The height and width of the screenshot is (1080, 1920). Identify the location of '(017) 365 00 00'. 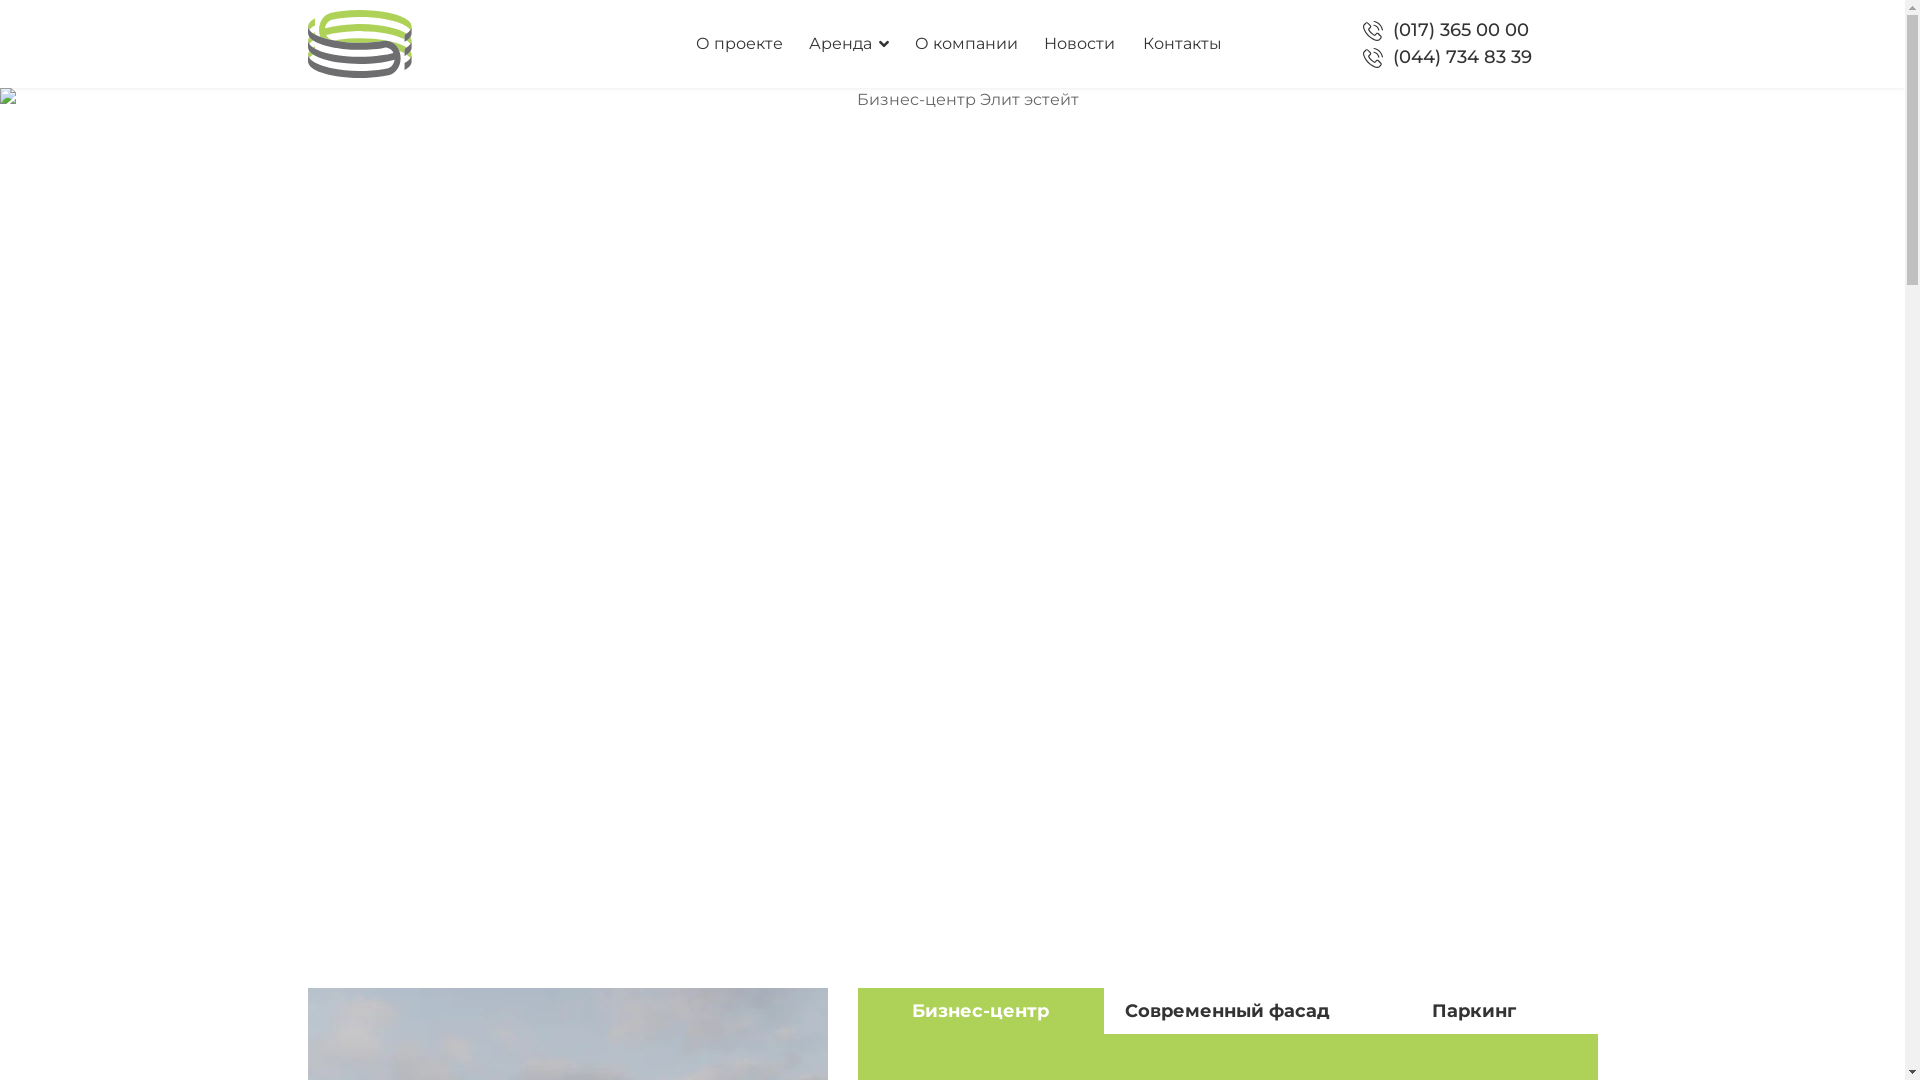
(1460, 30).